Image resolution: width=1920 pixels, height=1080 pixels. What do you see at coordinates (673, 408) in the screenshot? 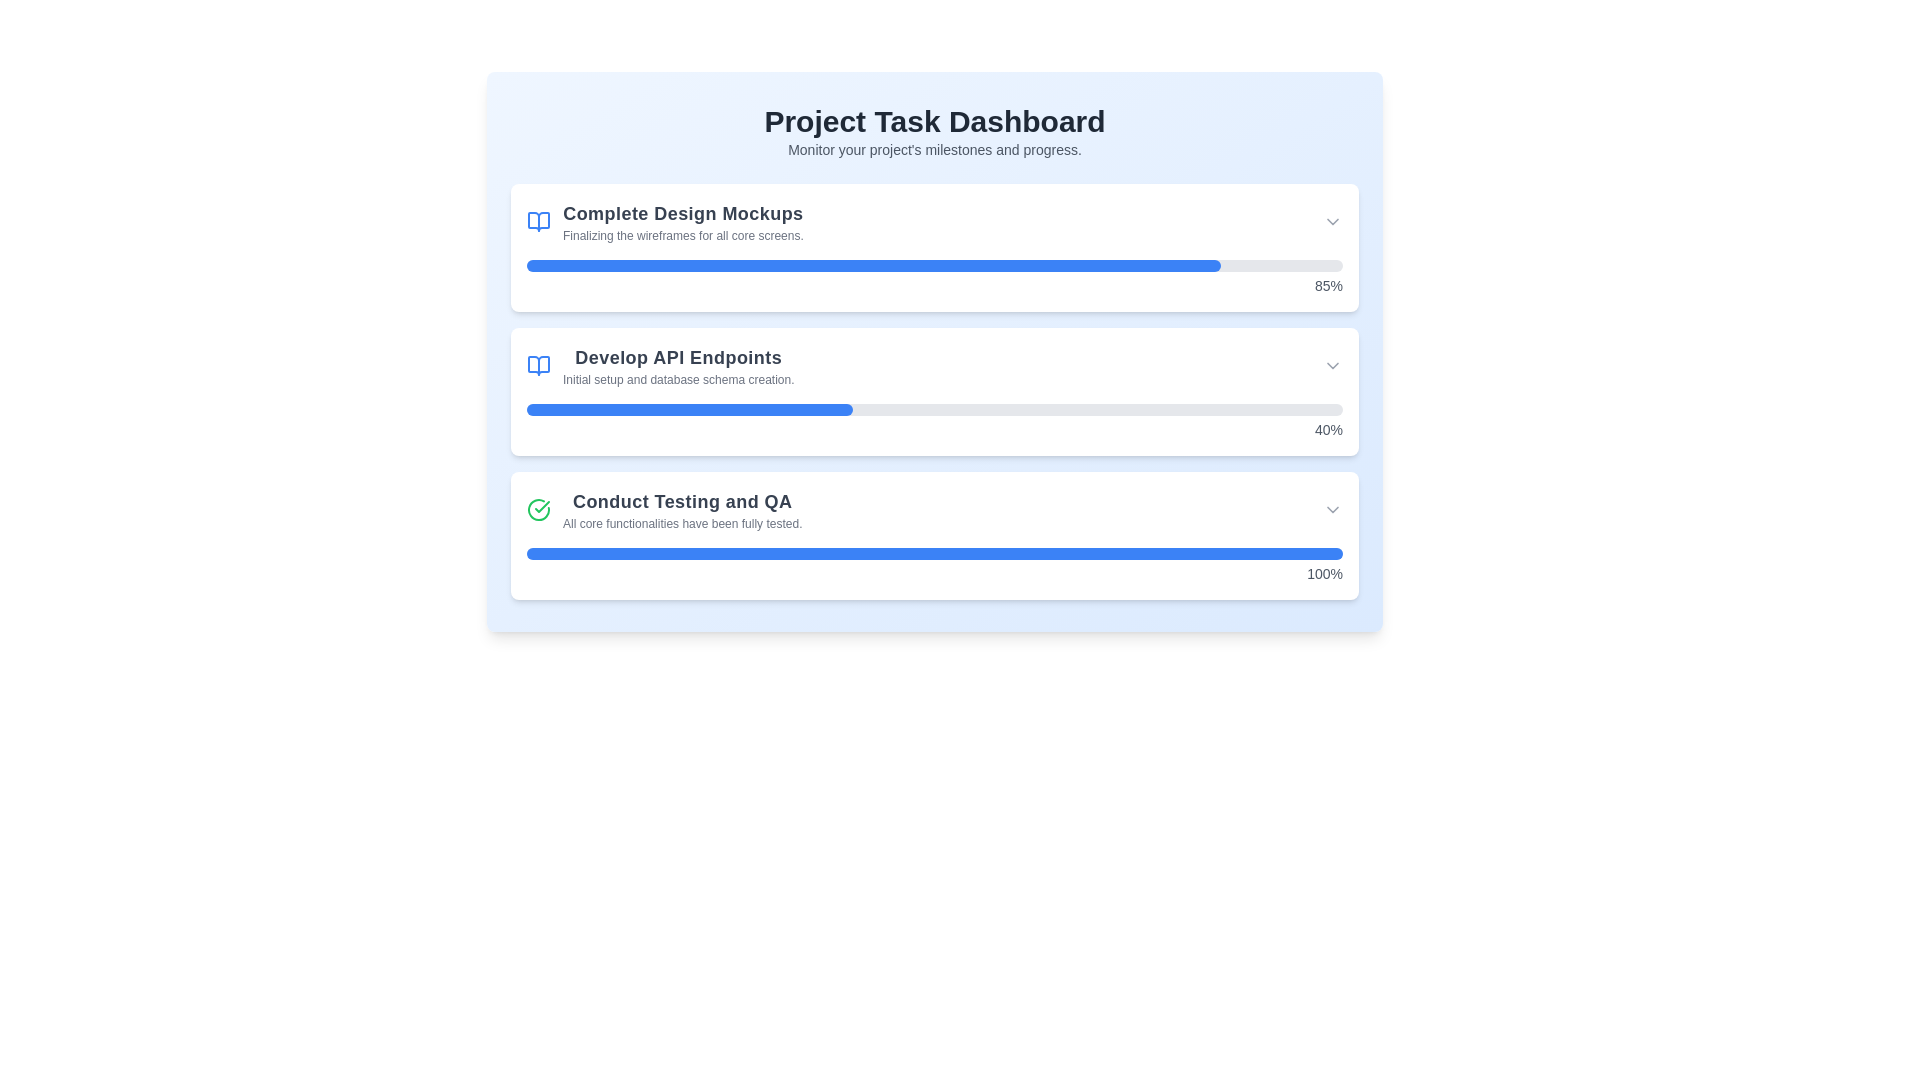
I see `progress` at bounding box center [673, 408].